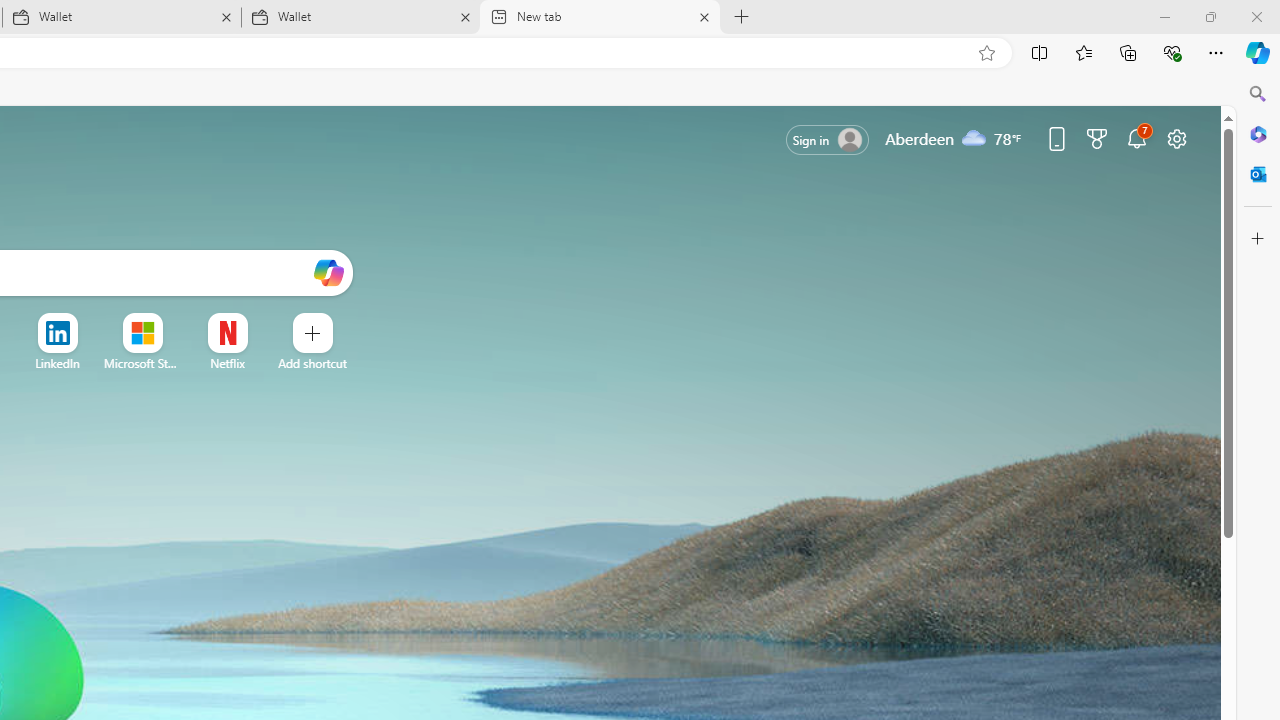 This screenshot has height=720, width=1280. I want to click on 'Microsoft Start', so click(141, 363).